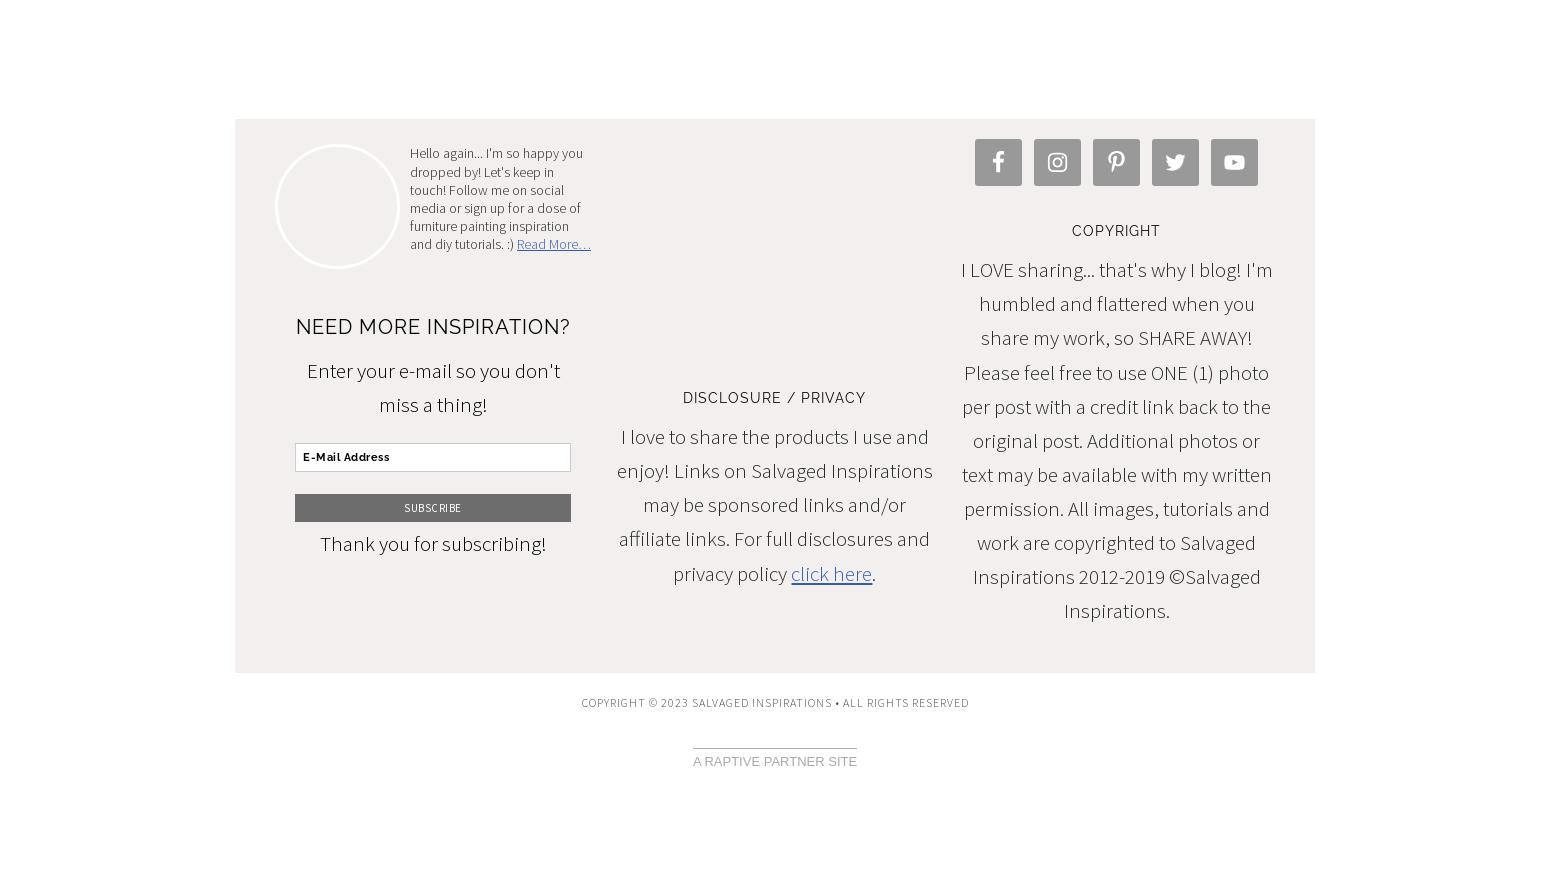 Image resolution: width=1550 pixels, height=872 pixels. I want to click on 'I love to share the products I use and enjoy! Links on Salvaged Inspirations may be sponsored links and/or affiliate links. For full disclosures and privacy policy', so click(774, 503).